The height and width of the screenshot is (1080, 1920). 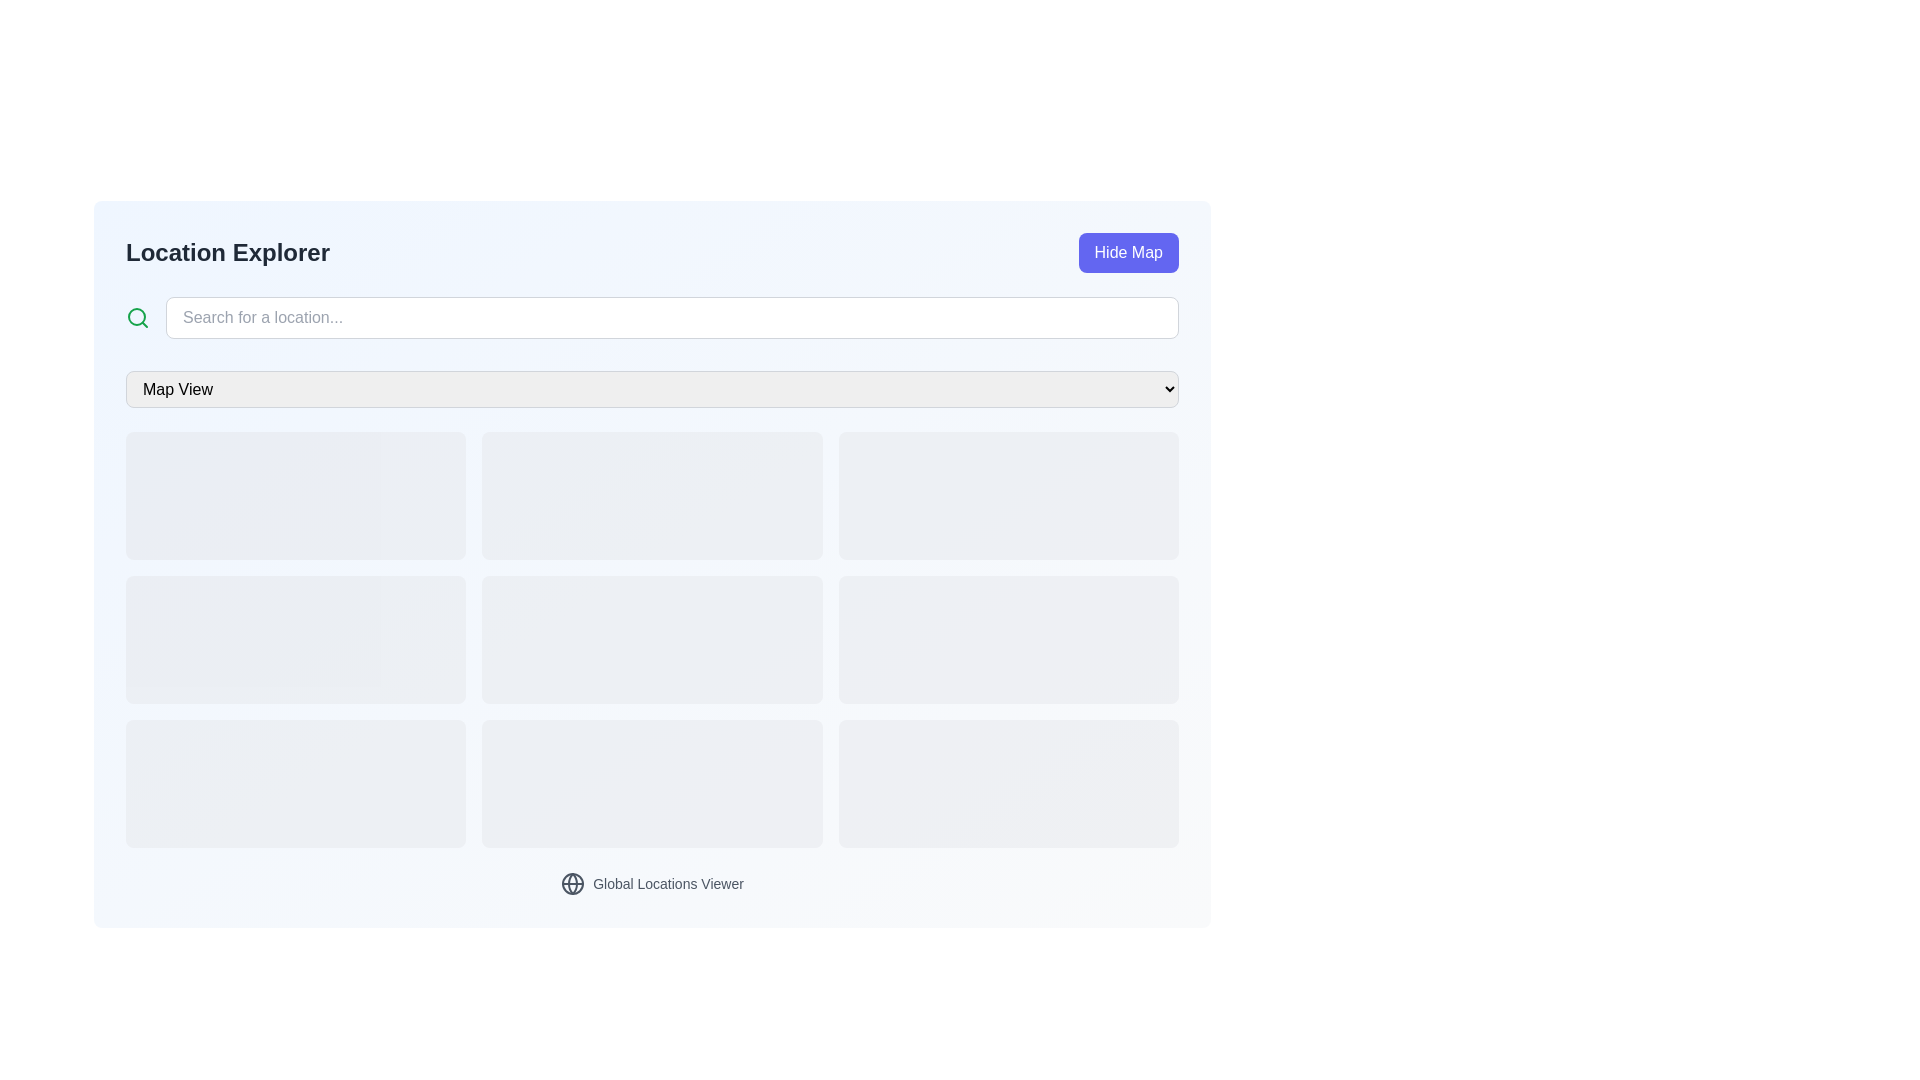 I want to click on text content of the bold heading labeled 'Location Explorer', which is prominently displayed in dark gray at the top-left corner of the interface, just to the left of the 'Hide Map' button, so click(x=228, y=252).